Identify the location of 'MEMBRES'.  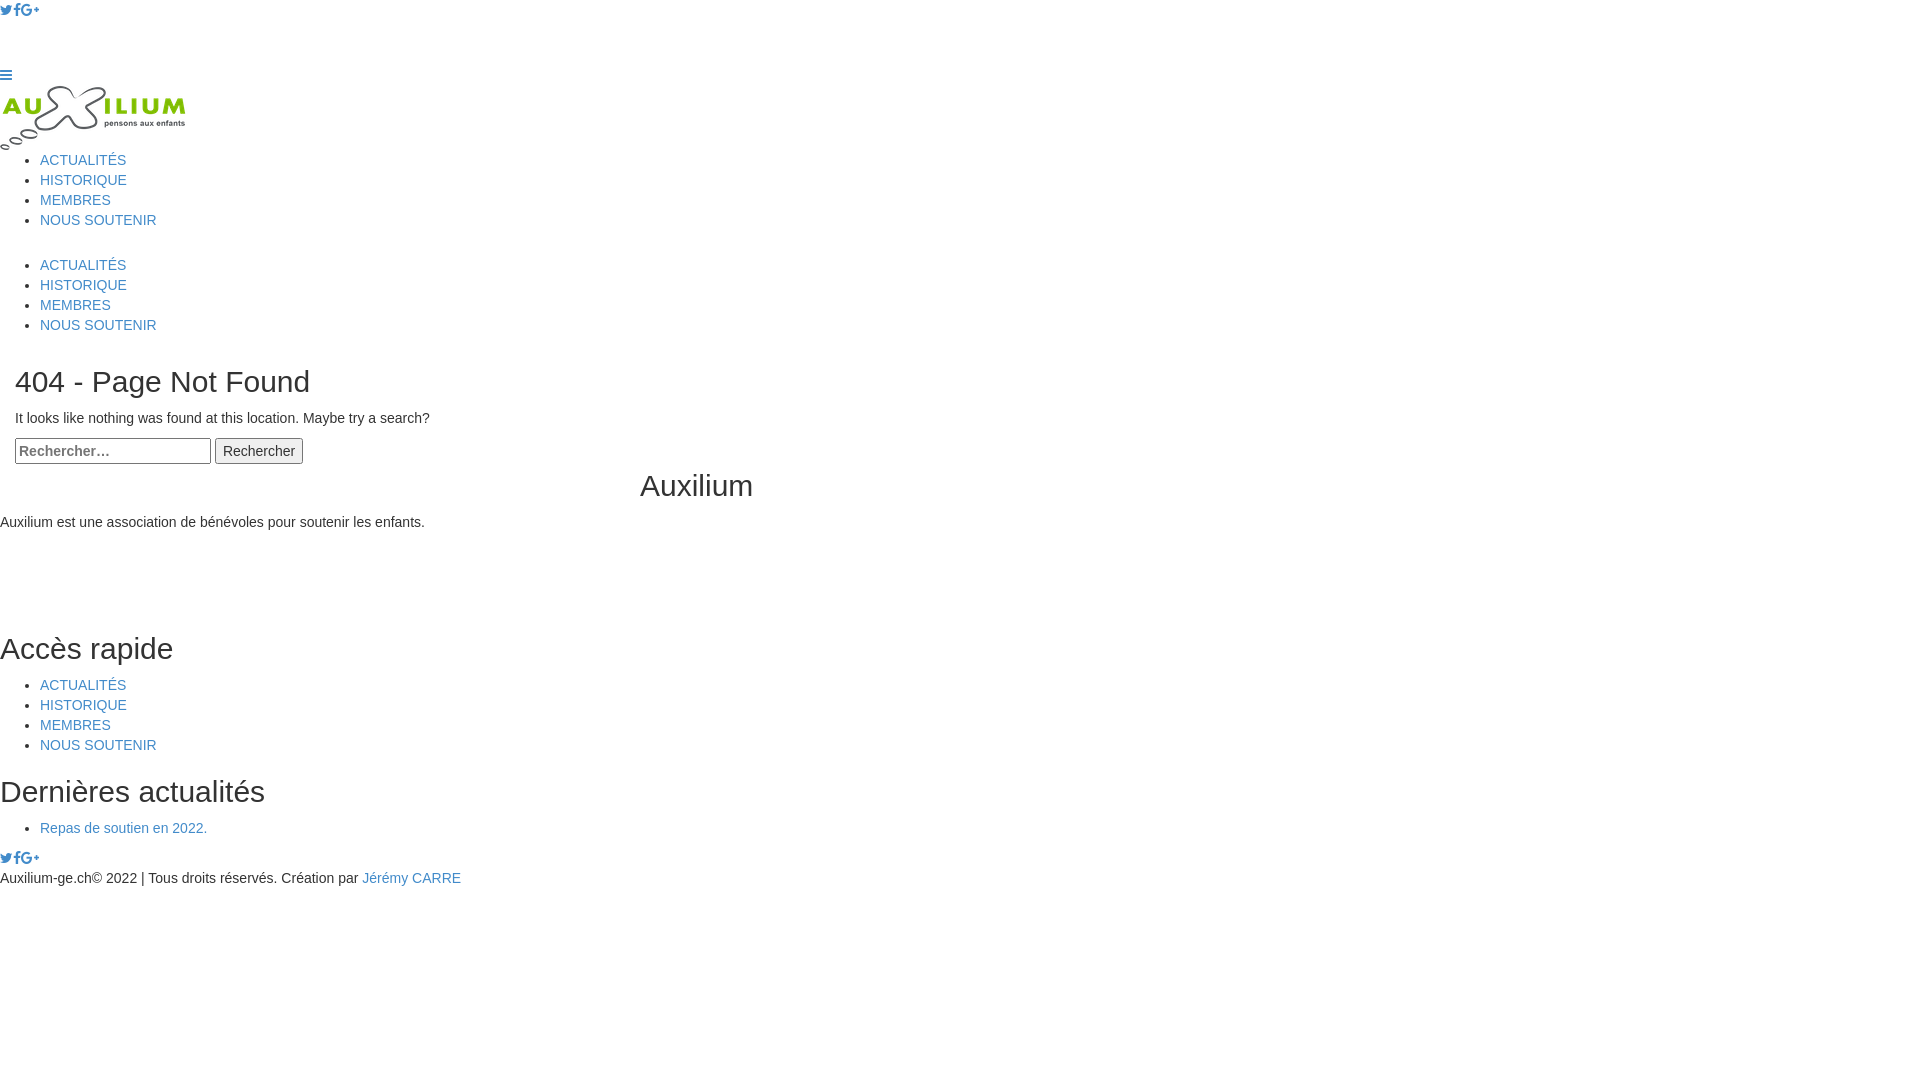
(39, 304).